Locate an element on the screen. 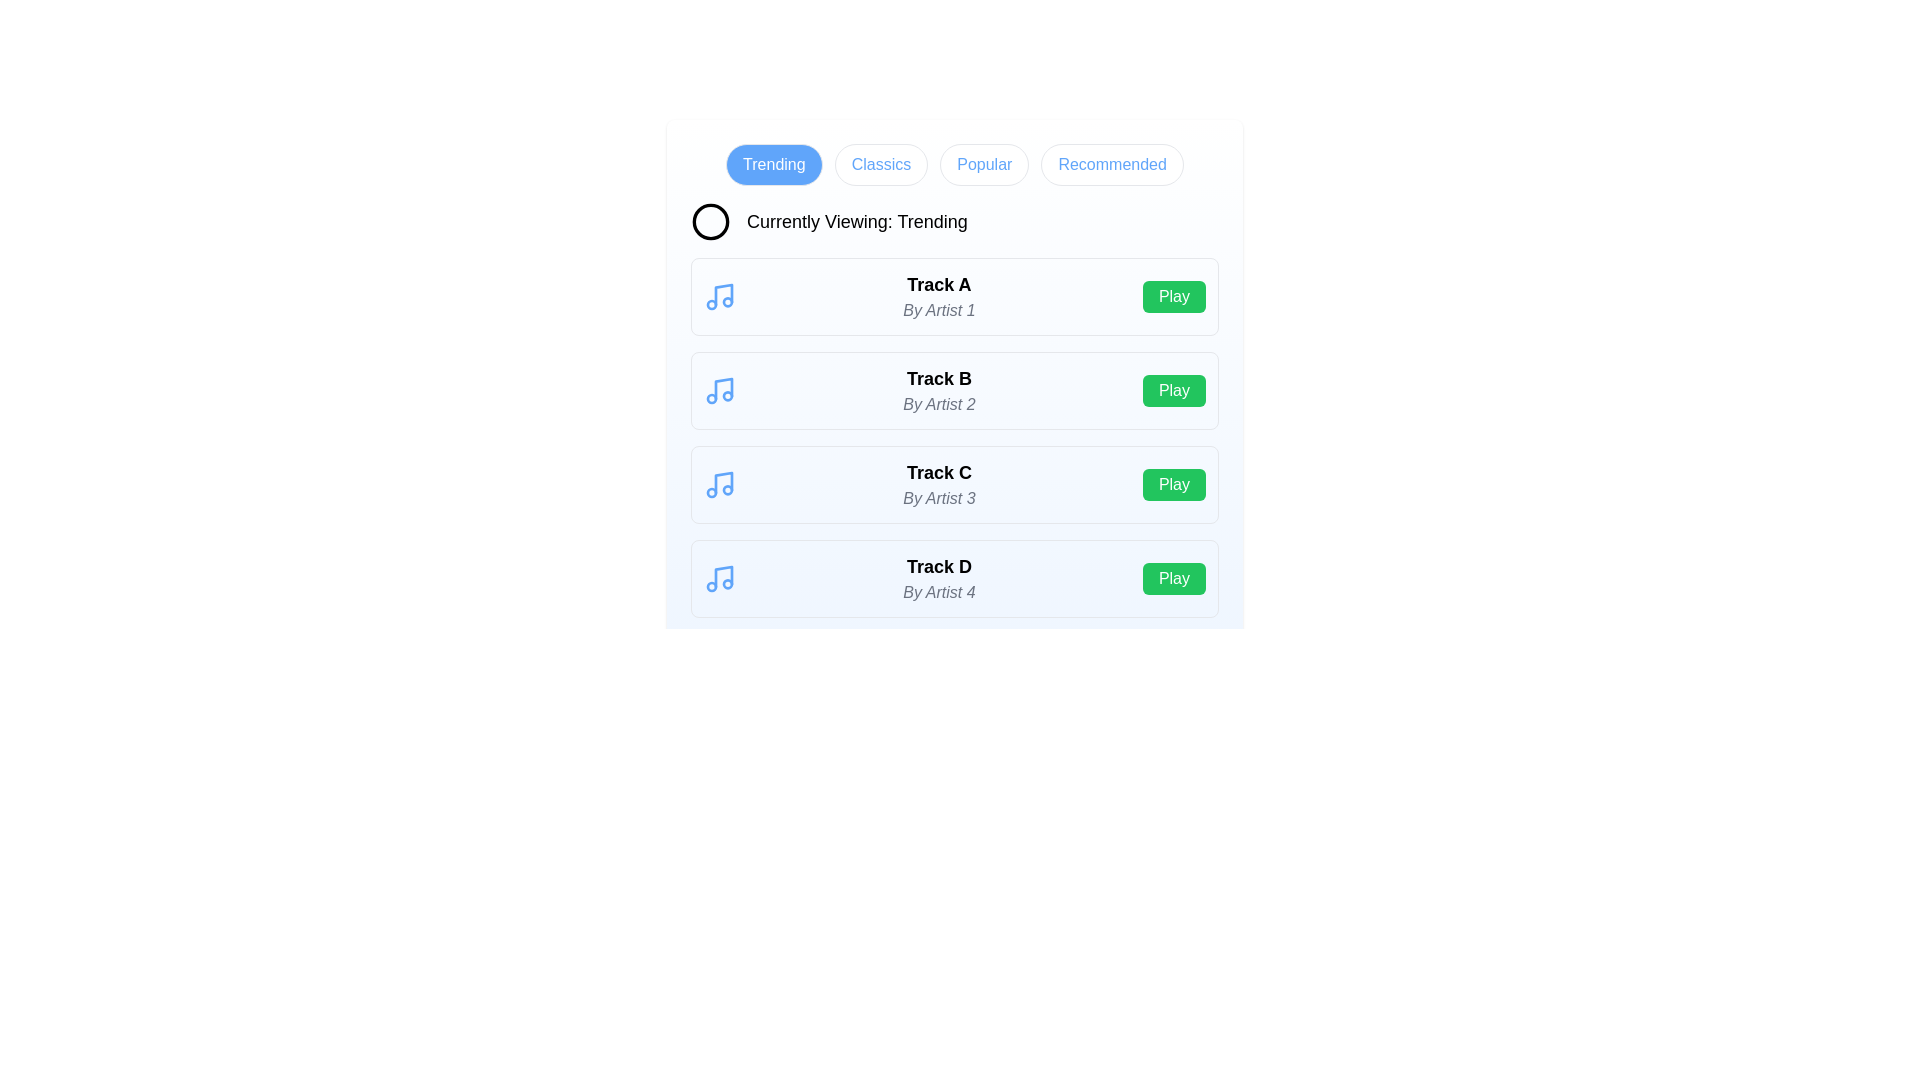 The height and width of the screenshot is (1080, 1920). the category Popular by clicking the corresponding button is located at coordinates (984, 164).